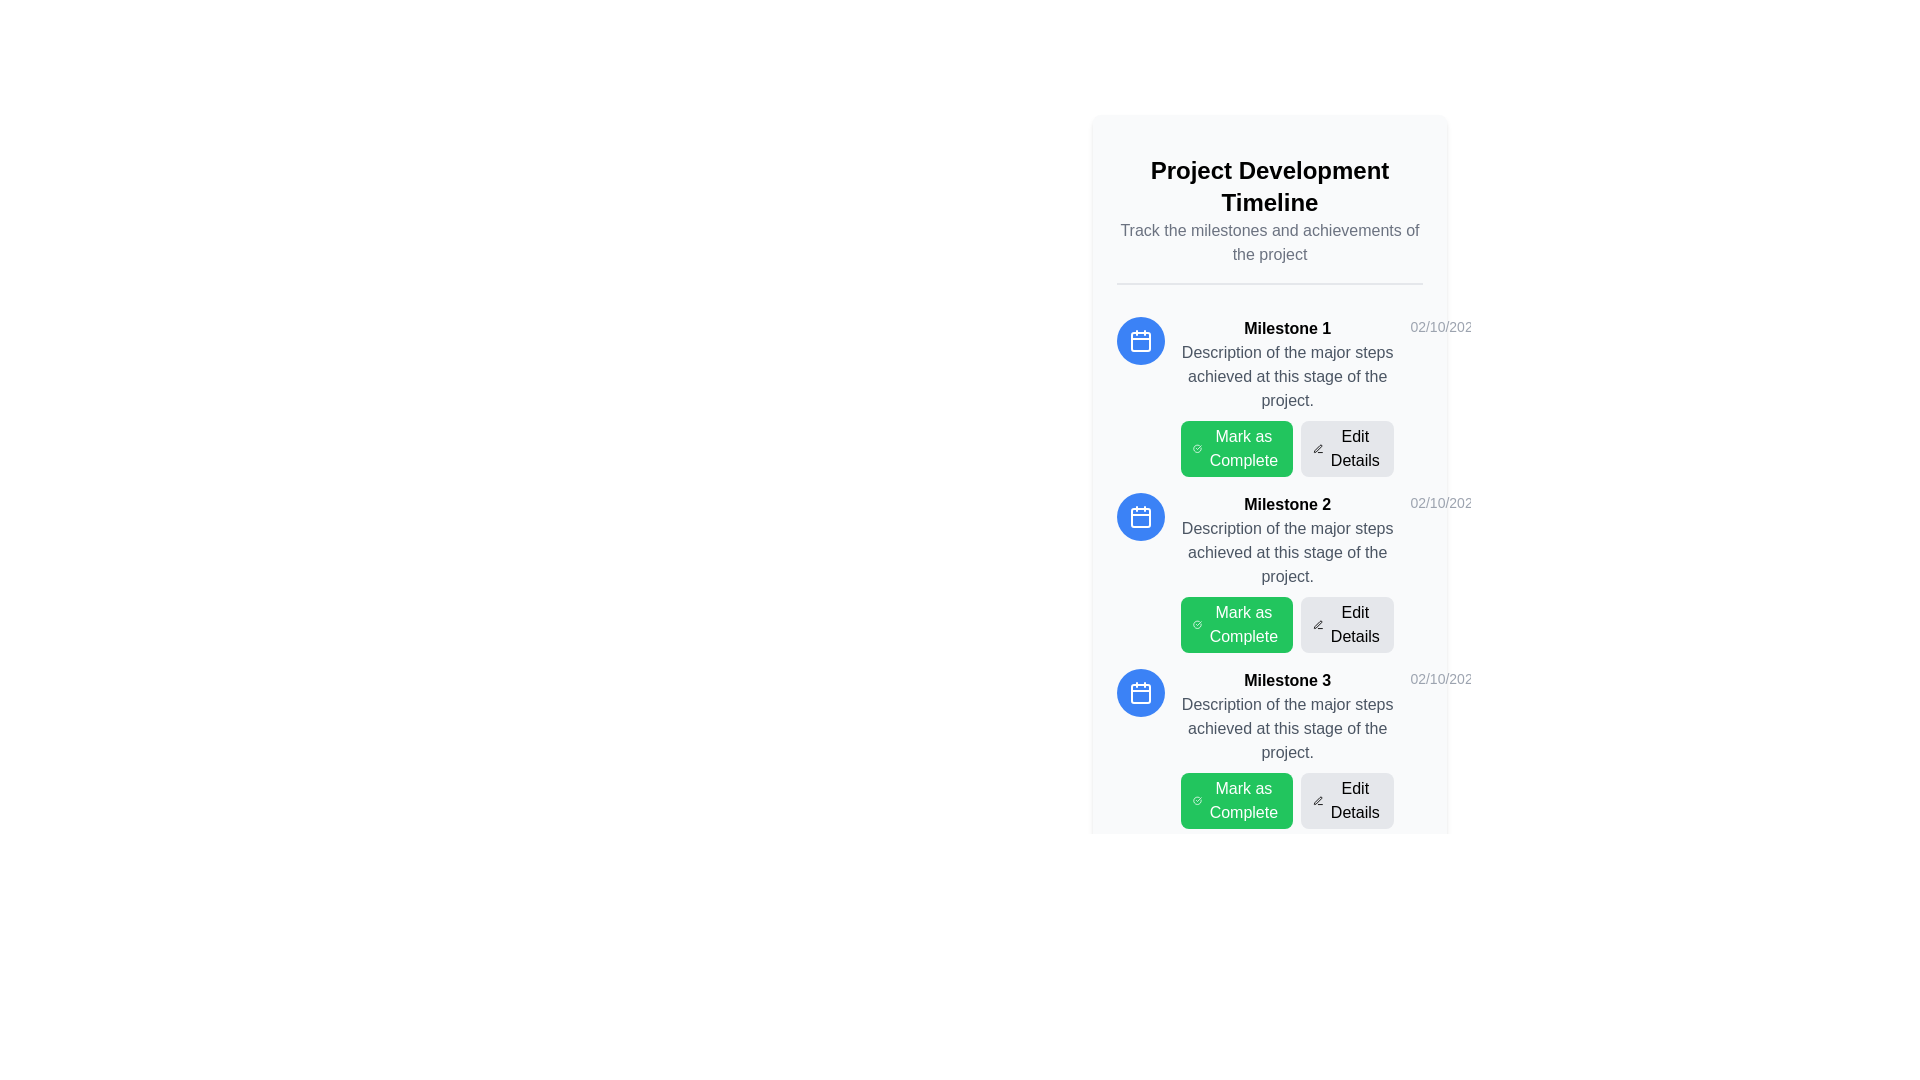  What do you see at coordinates (1287, 447) in the screenshot?
I see `the green button labeled 'Mark as Complete' with a checkmark icon, located in the 'Milestone 1' section` at bounding box center [1287, 447].